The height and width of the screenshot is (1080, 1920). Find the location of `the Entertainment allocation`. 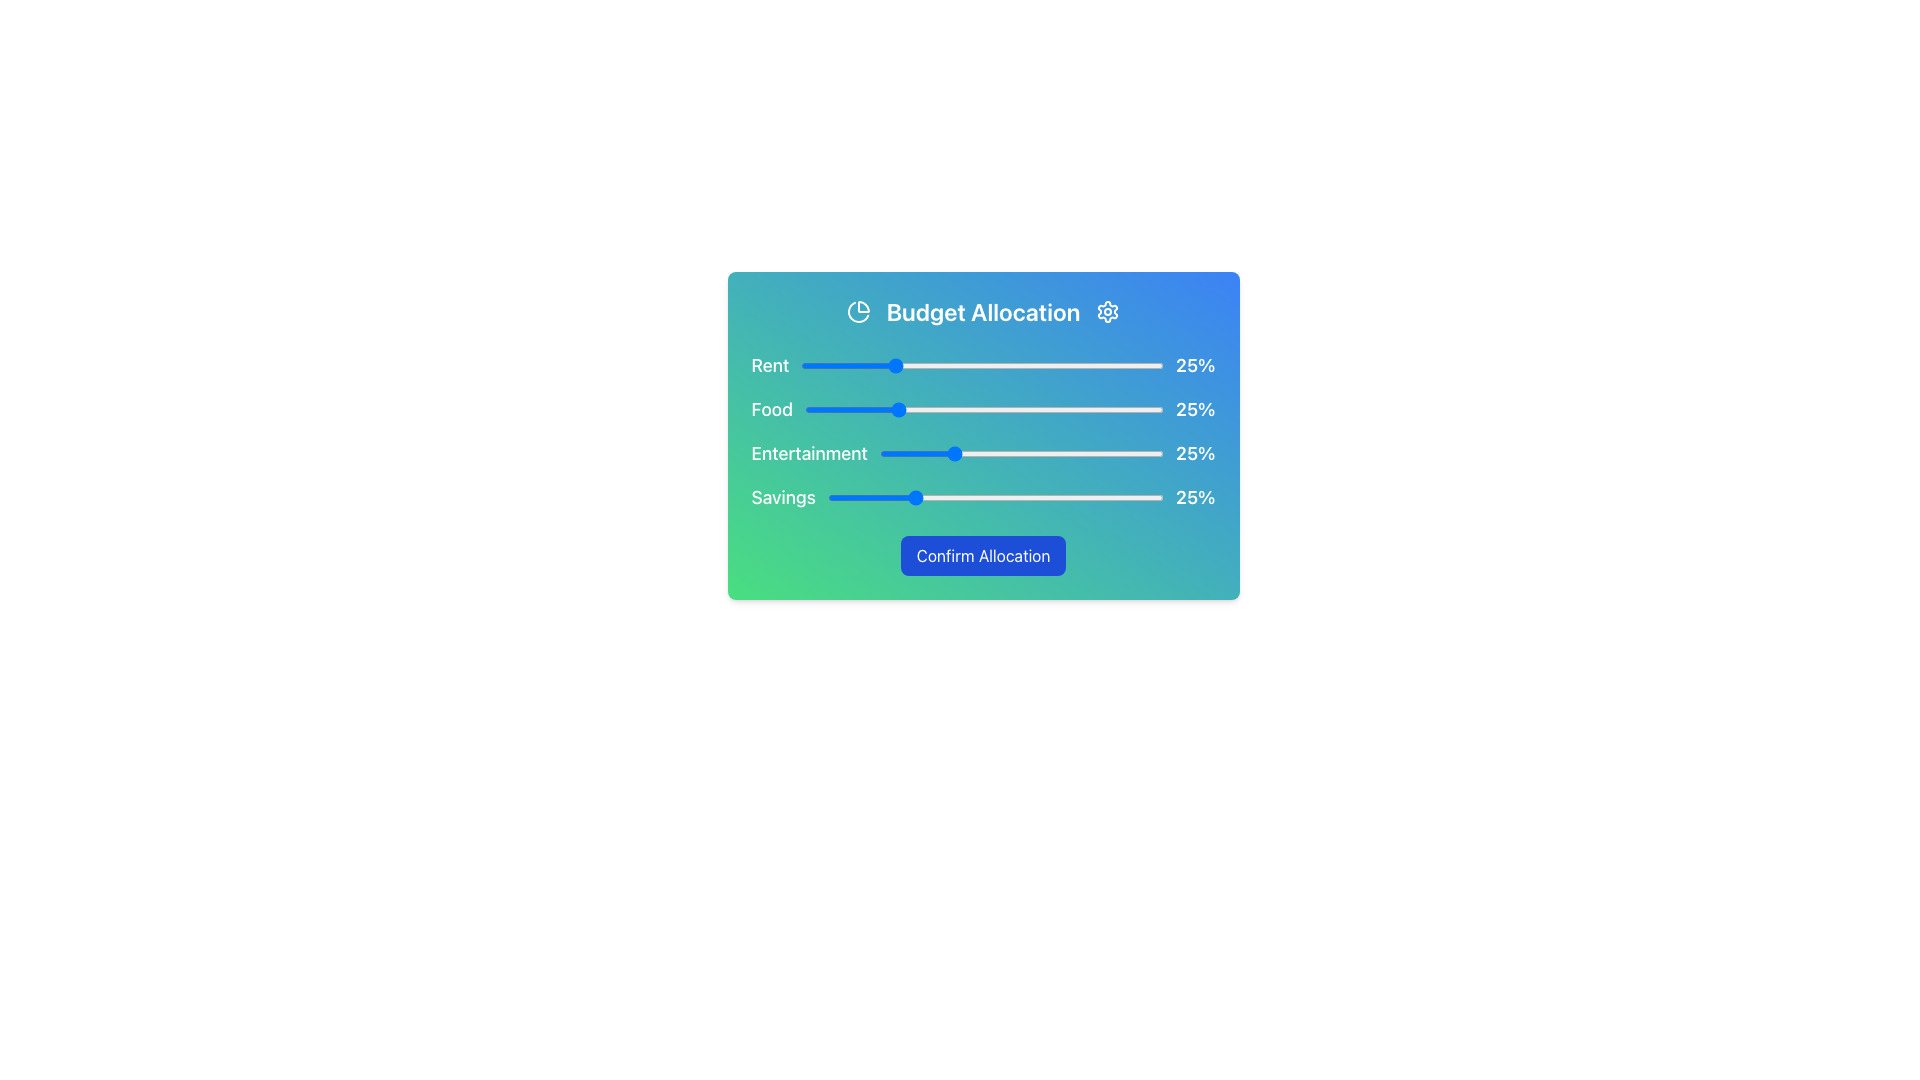

the Entertainment allocation is located at coordinates (1004, 454).